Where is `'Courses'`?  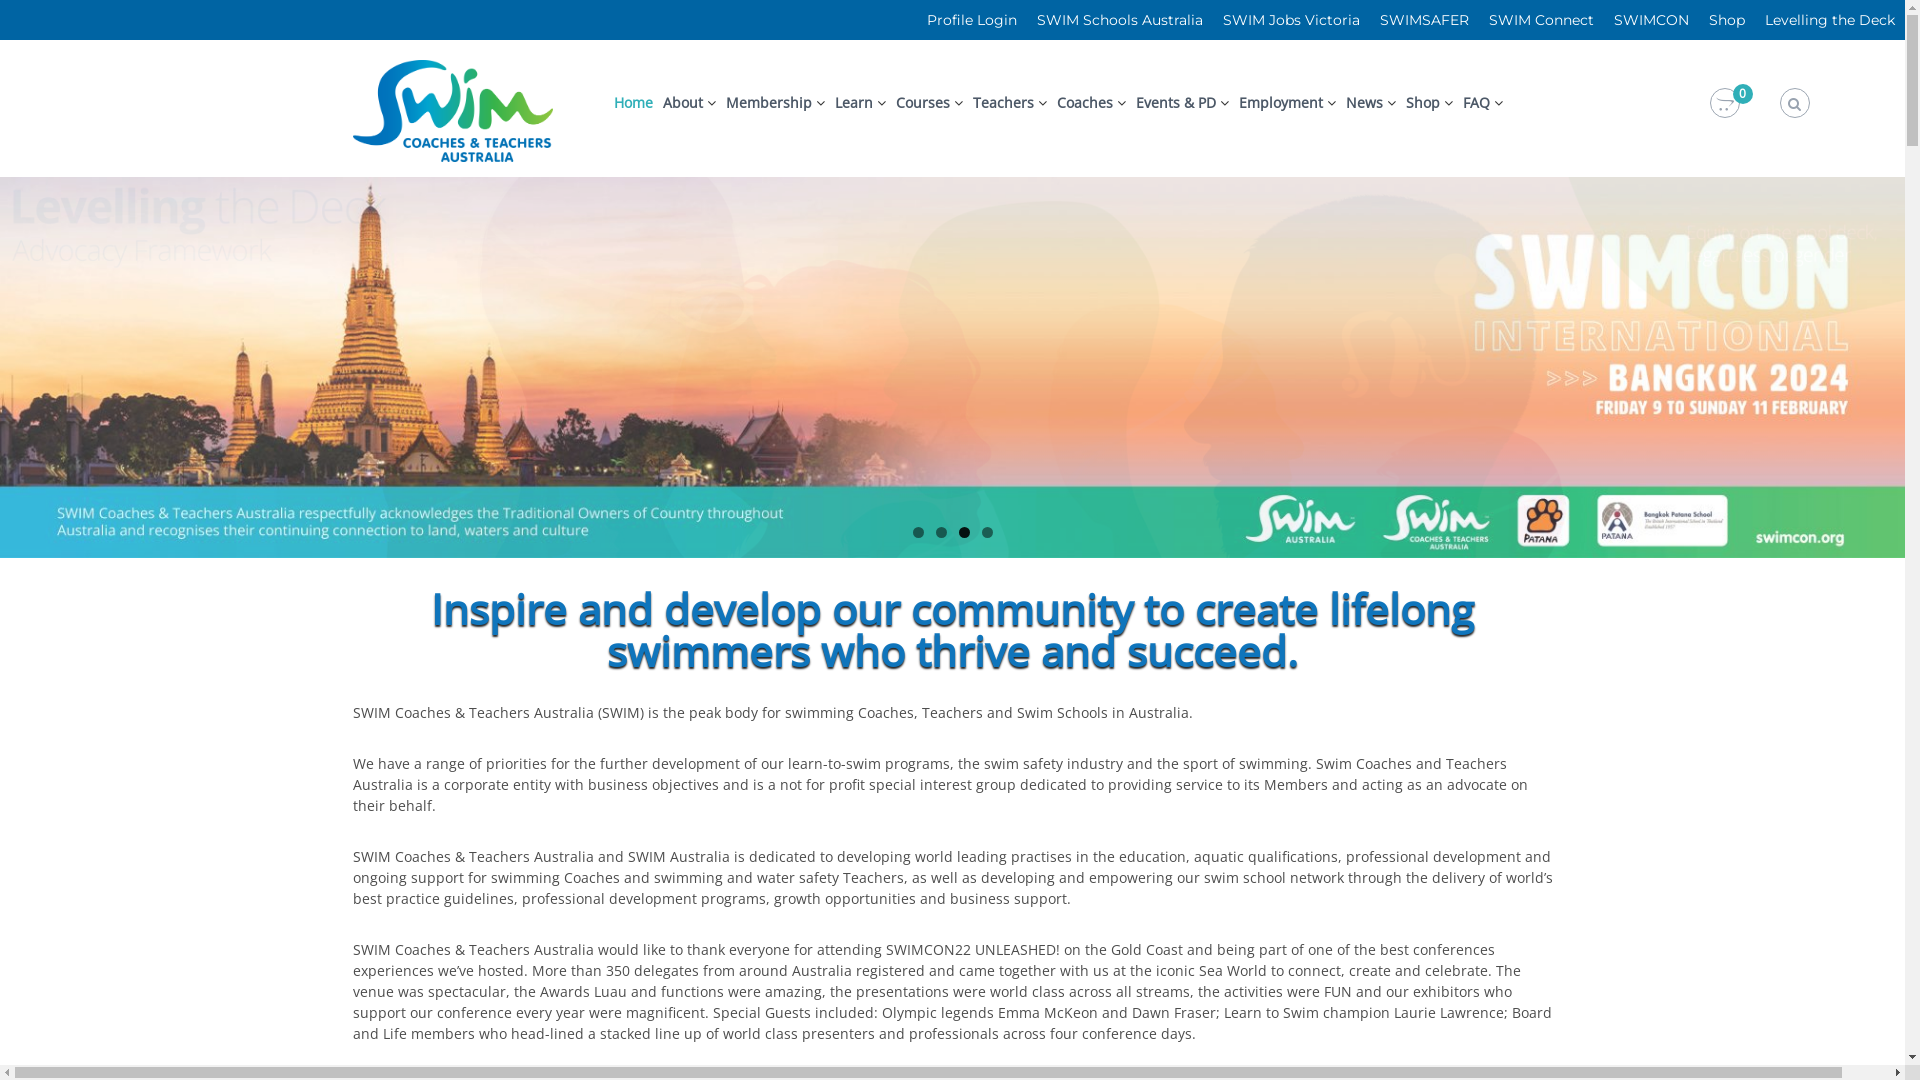 'Courses' is located at coordinates (921, 102).